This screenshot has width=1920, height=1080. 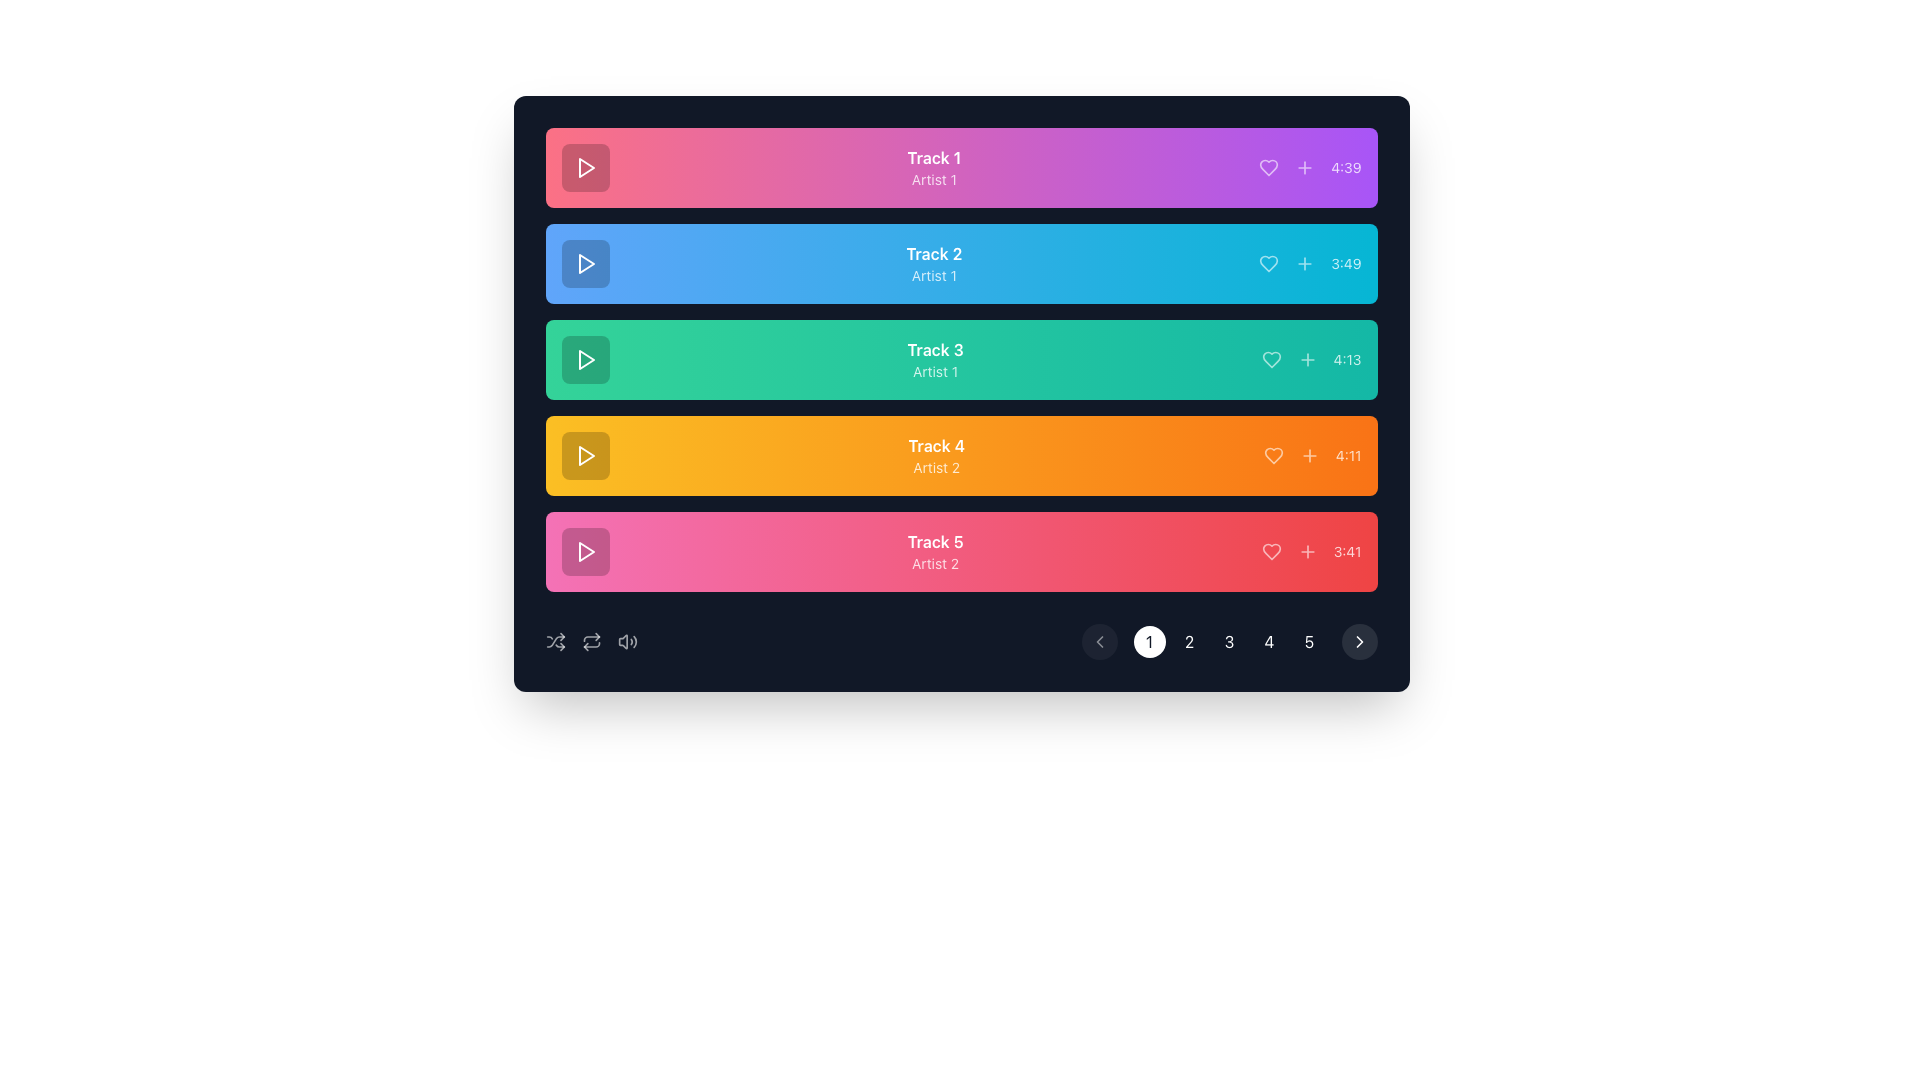 I want to click on the circular button displaying the numeral '5' in the bottom right of the music player interface, so click(x=1309, y=641).